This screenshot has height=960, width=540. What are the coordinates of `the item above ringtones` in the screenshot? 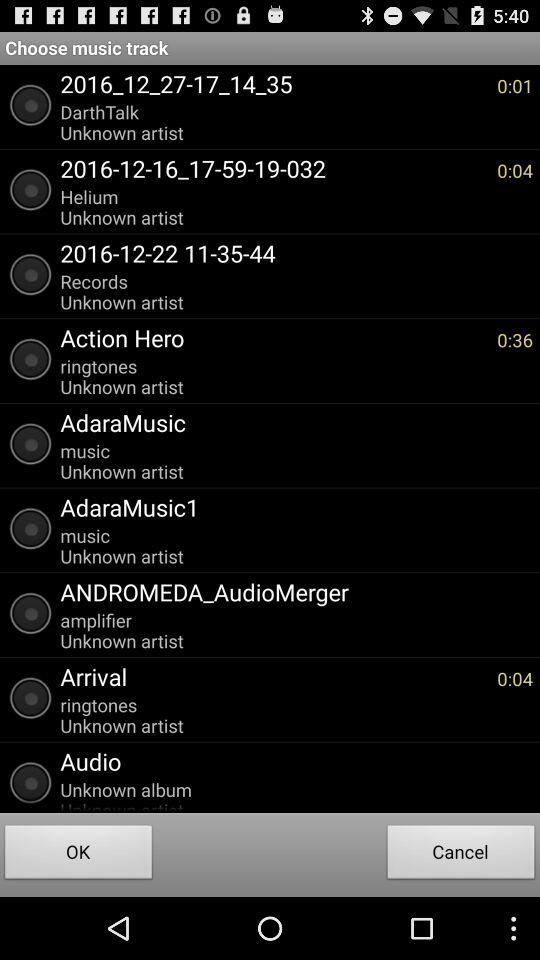 It's located at (272, 676).